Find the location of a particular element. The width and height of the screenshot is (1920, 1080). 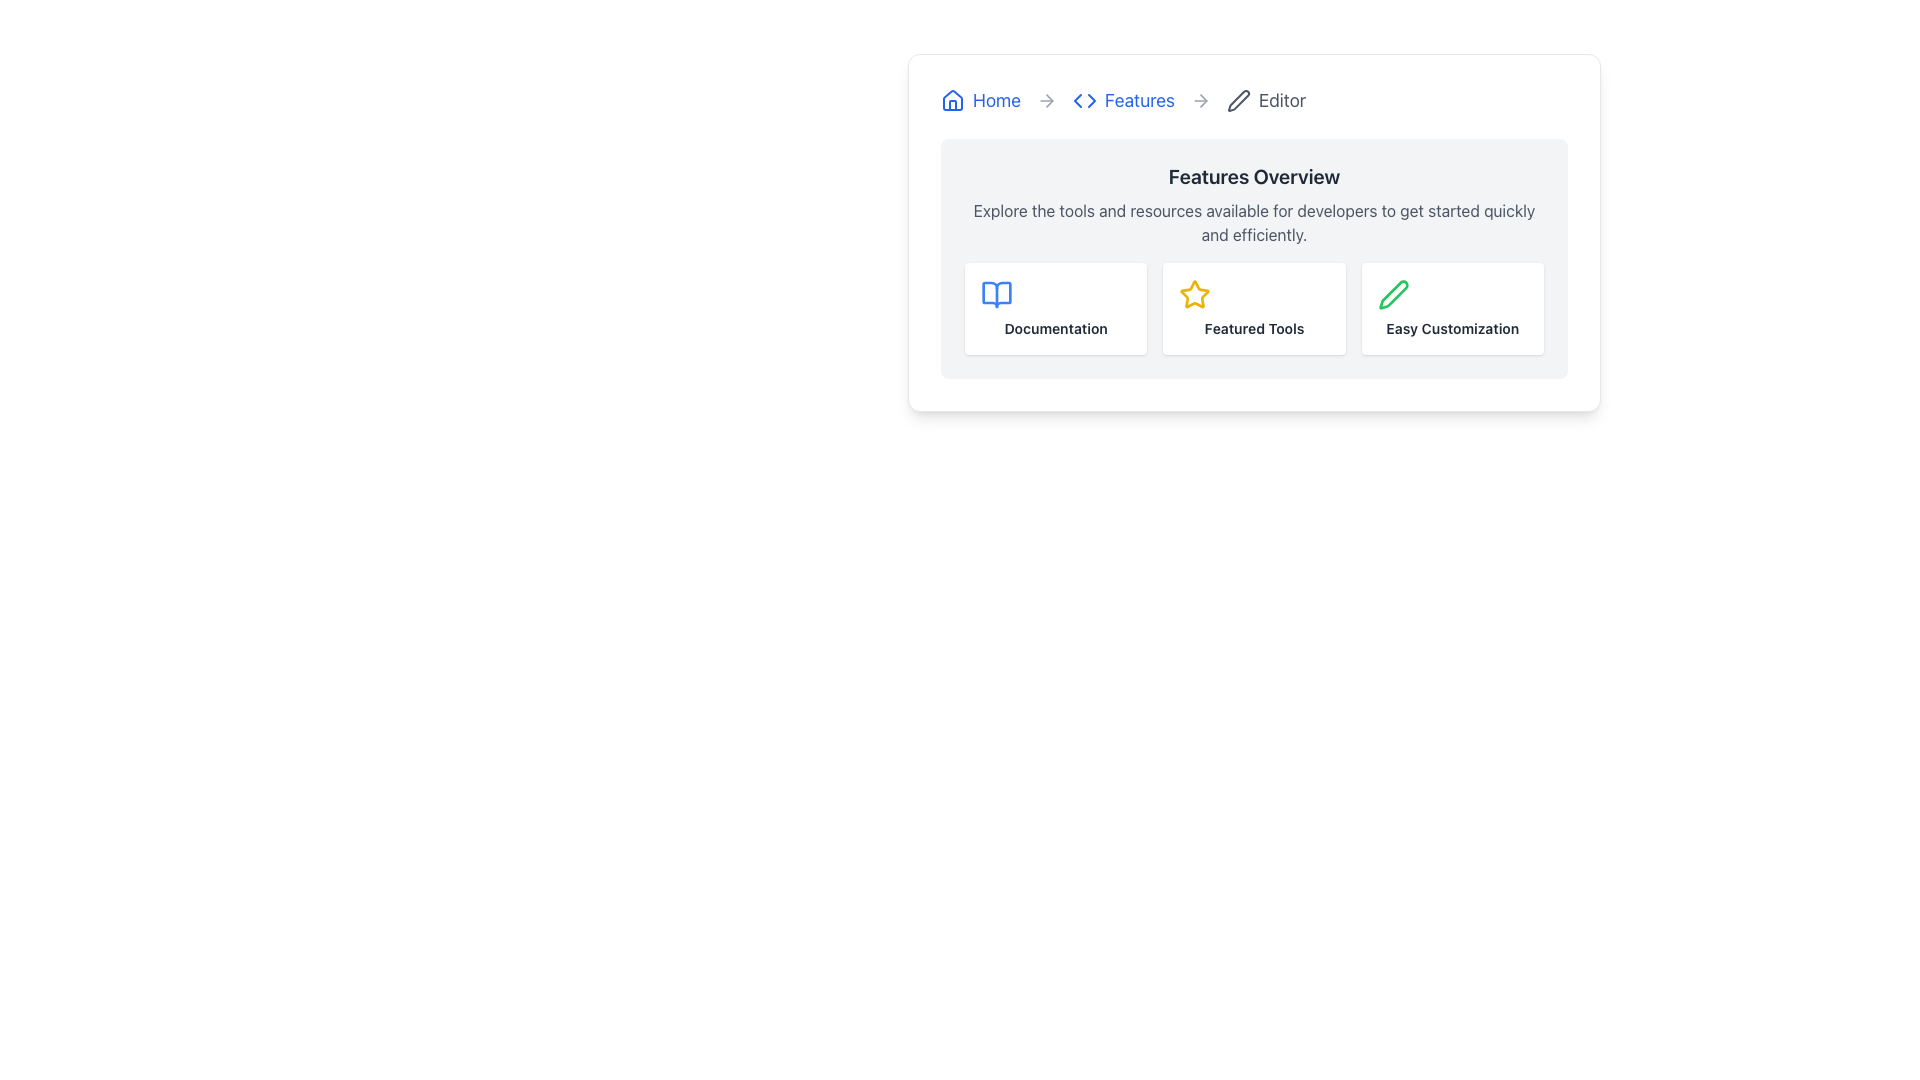

the green pen icon, which is the last item in the row of three icons under the 'Features Overview' heading, indicating a writing or editing function is located at coordinates (1392, 294).